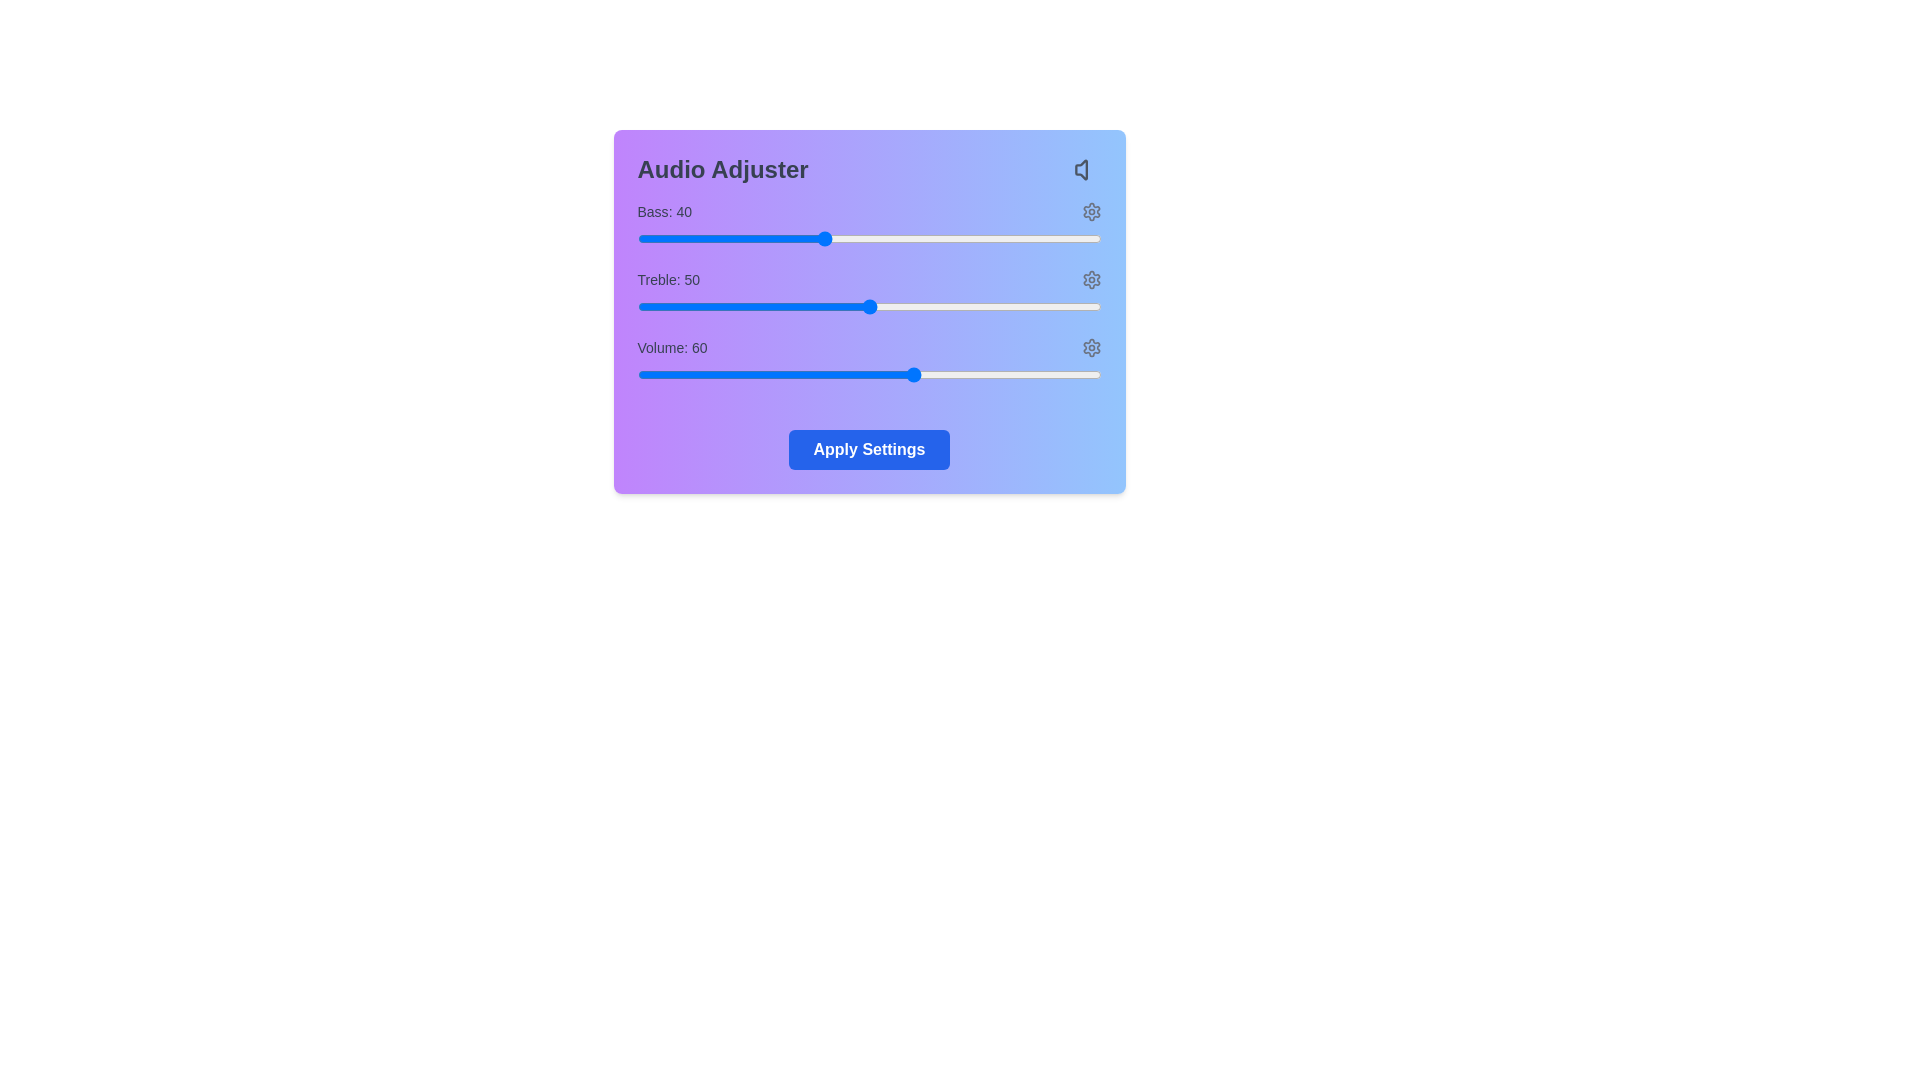  What do you see at coordinates (919, 307) in the screenshot?
I see `the treble level` at bounding box center [919, 307].